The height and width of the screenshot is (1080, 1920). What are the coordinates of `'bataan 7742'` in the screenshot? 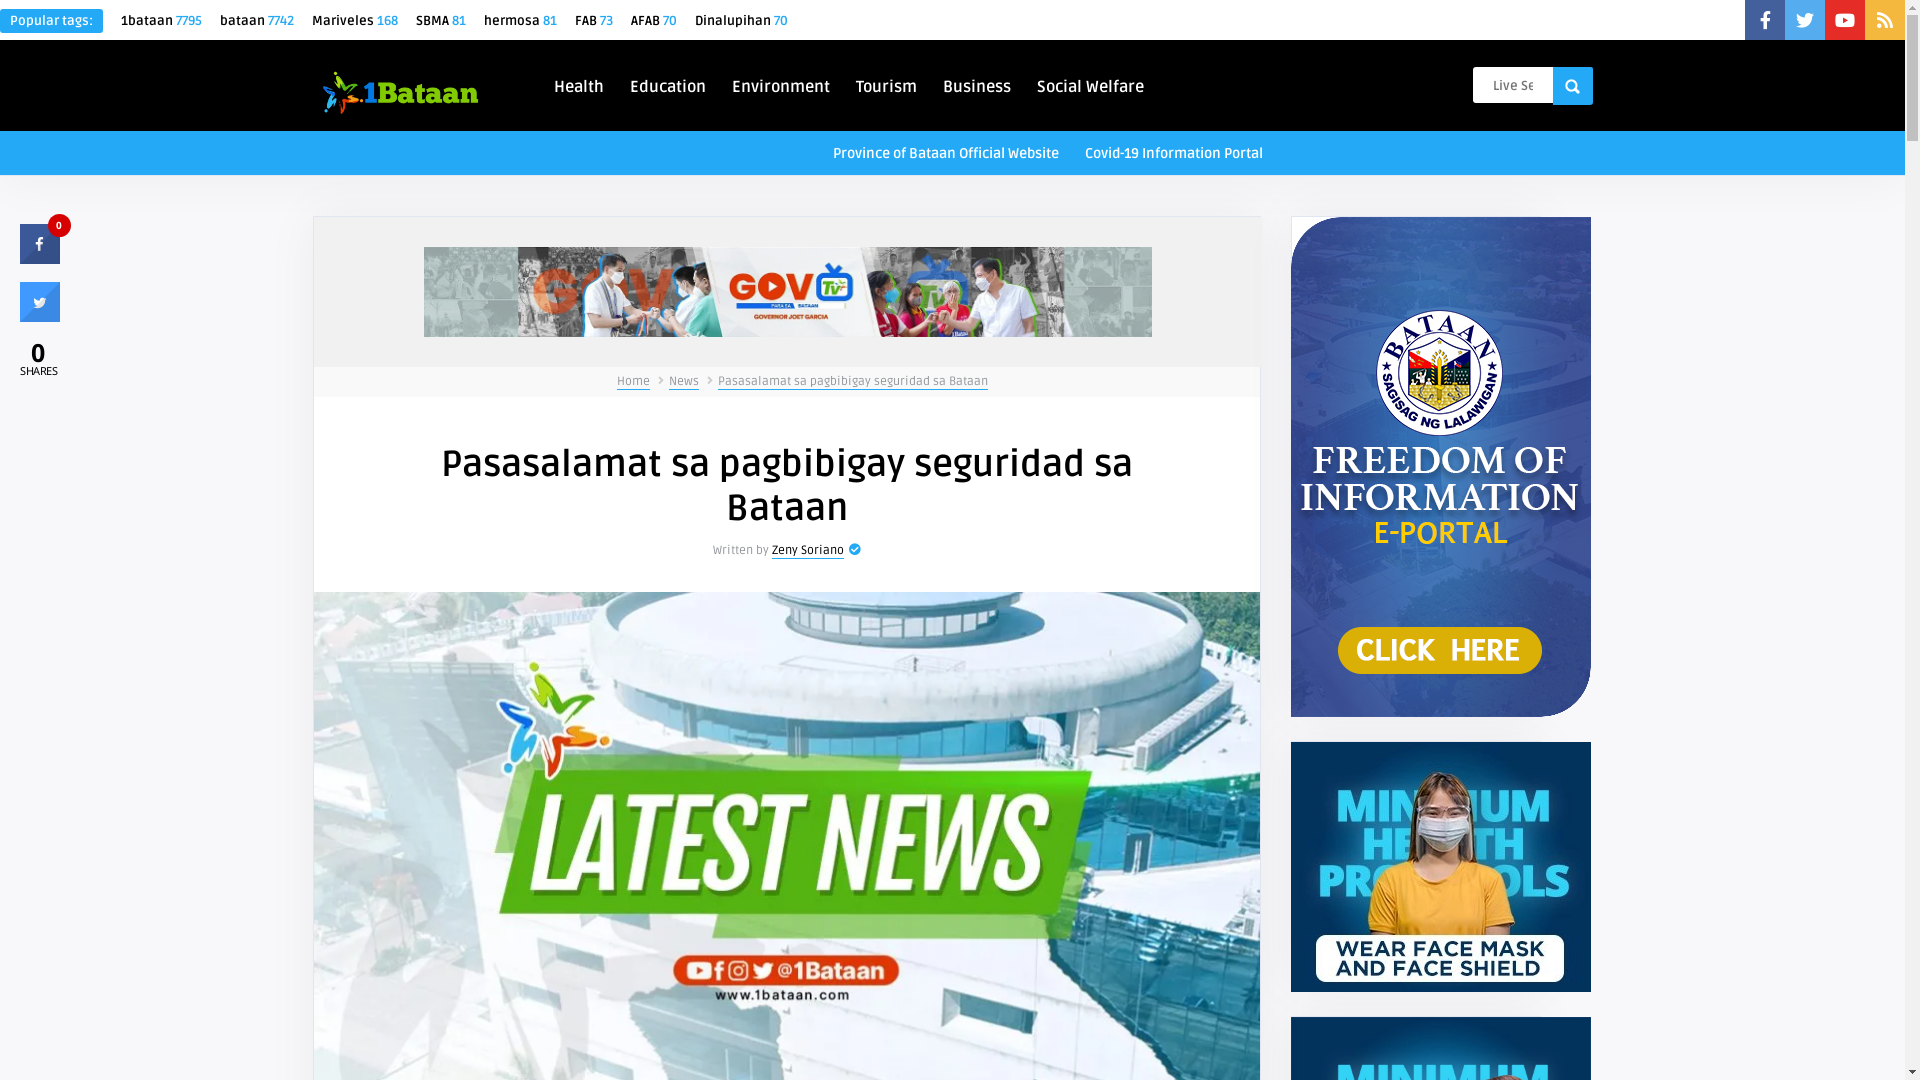 It's located at (256, 20).